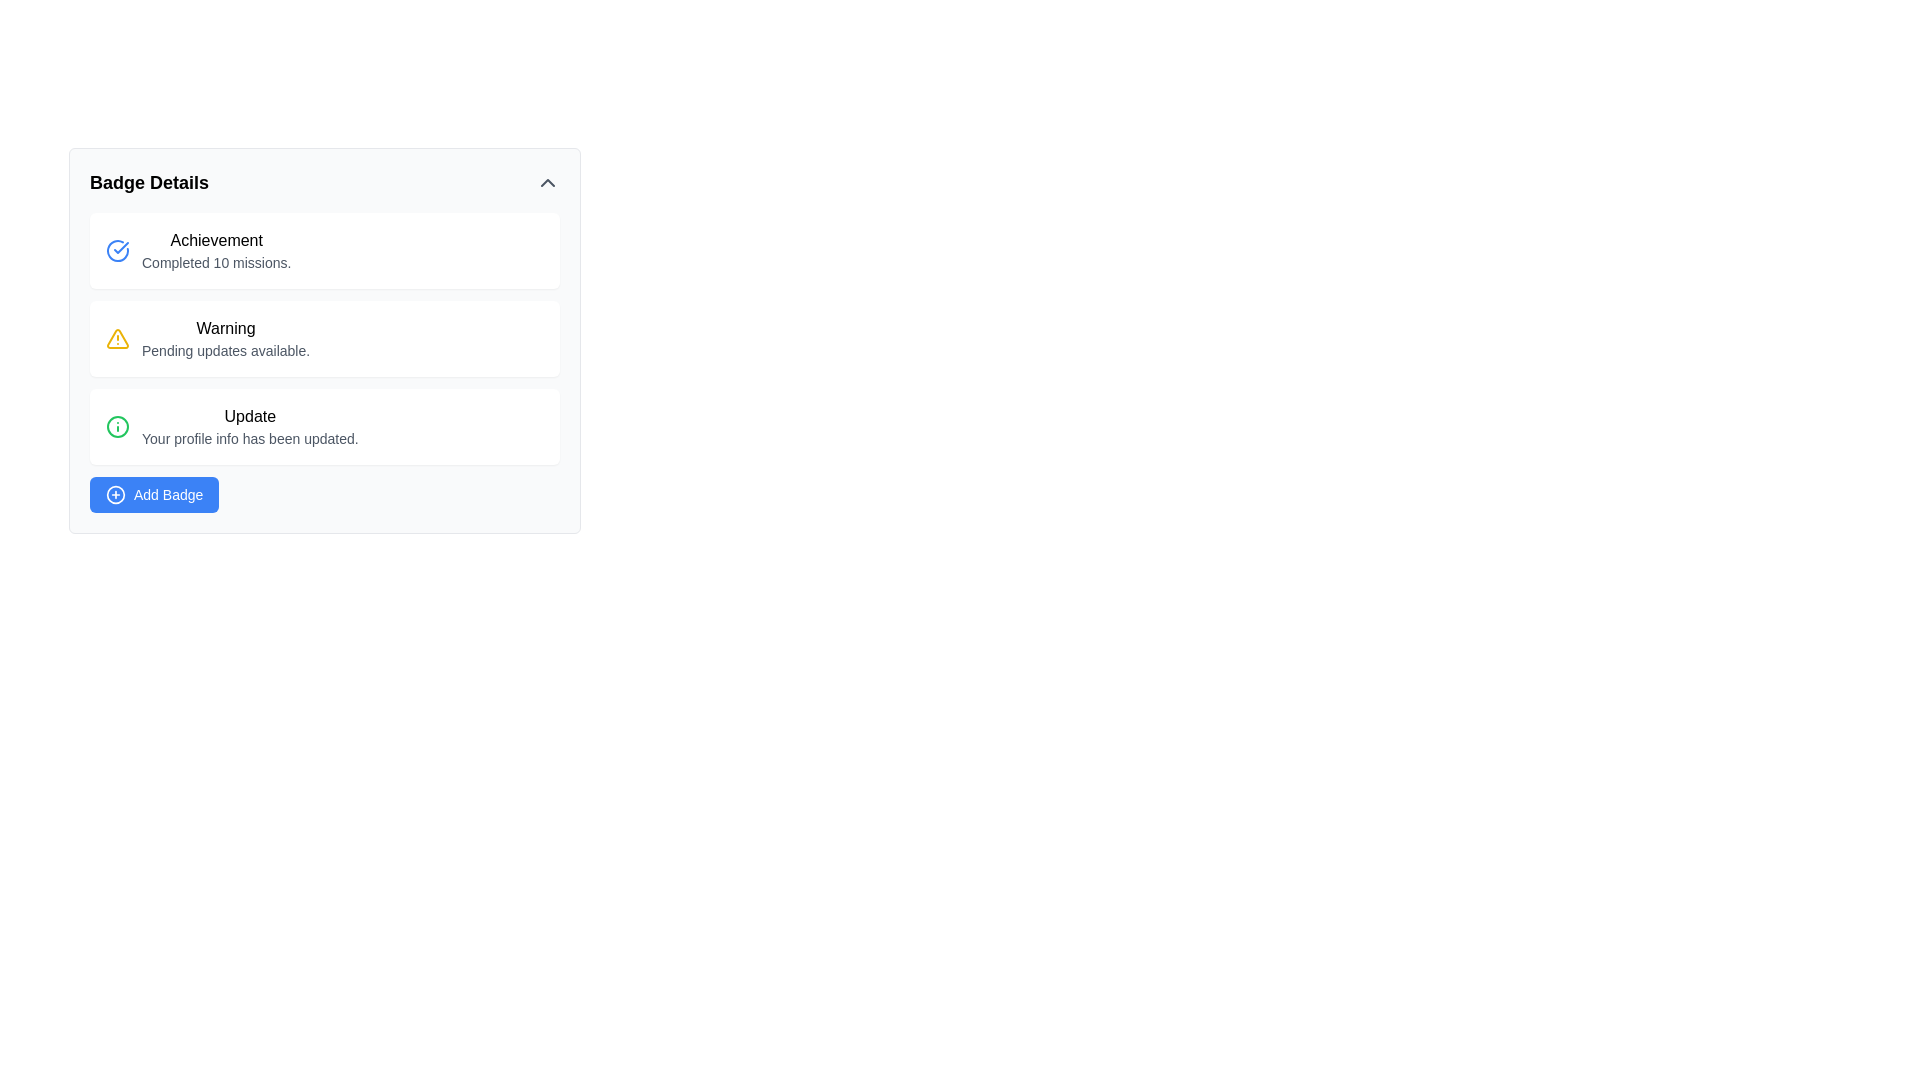 This screenshot has height=1080, width=1920. What do you see at coordinates (249, 426) in the screenshot?
I see `the informational message indicating a successful profile update within the 'Badge Details' card, located in the third section of the vertical list` at bounding box center [249, 426].